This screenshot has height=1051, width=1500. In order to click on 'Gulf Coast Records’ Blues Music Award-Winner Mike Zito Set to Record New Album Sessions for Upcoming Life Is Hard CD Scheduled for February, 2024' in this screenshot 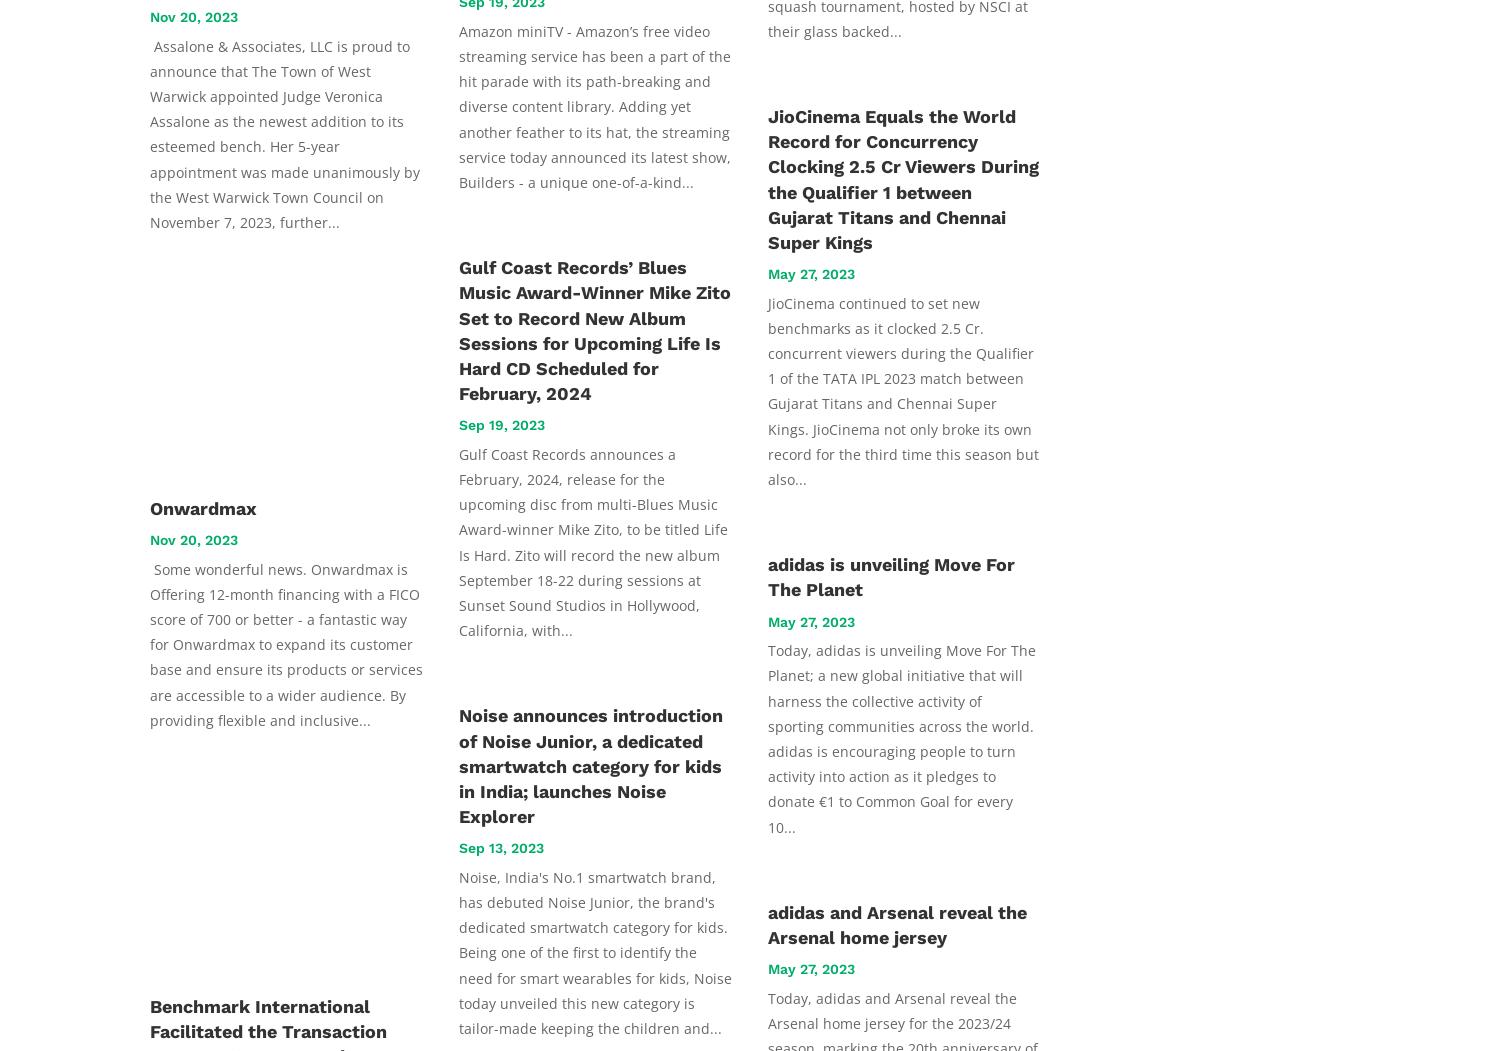, I will do `click(594, 330)`.